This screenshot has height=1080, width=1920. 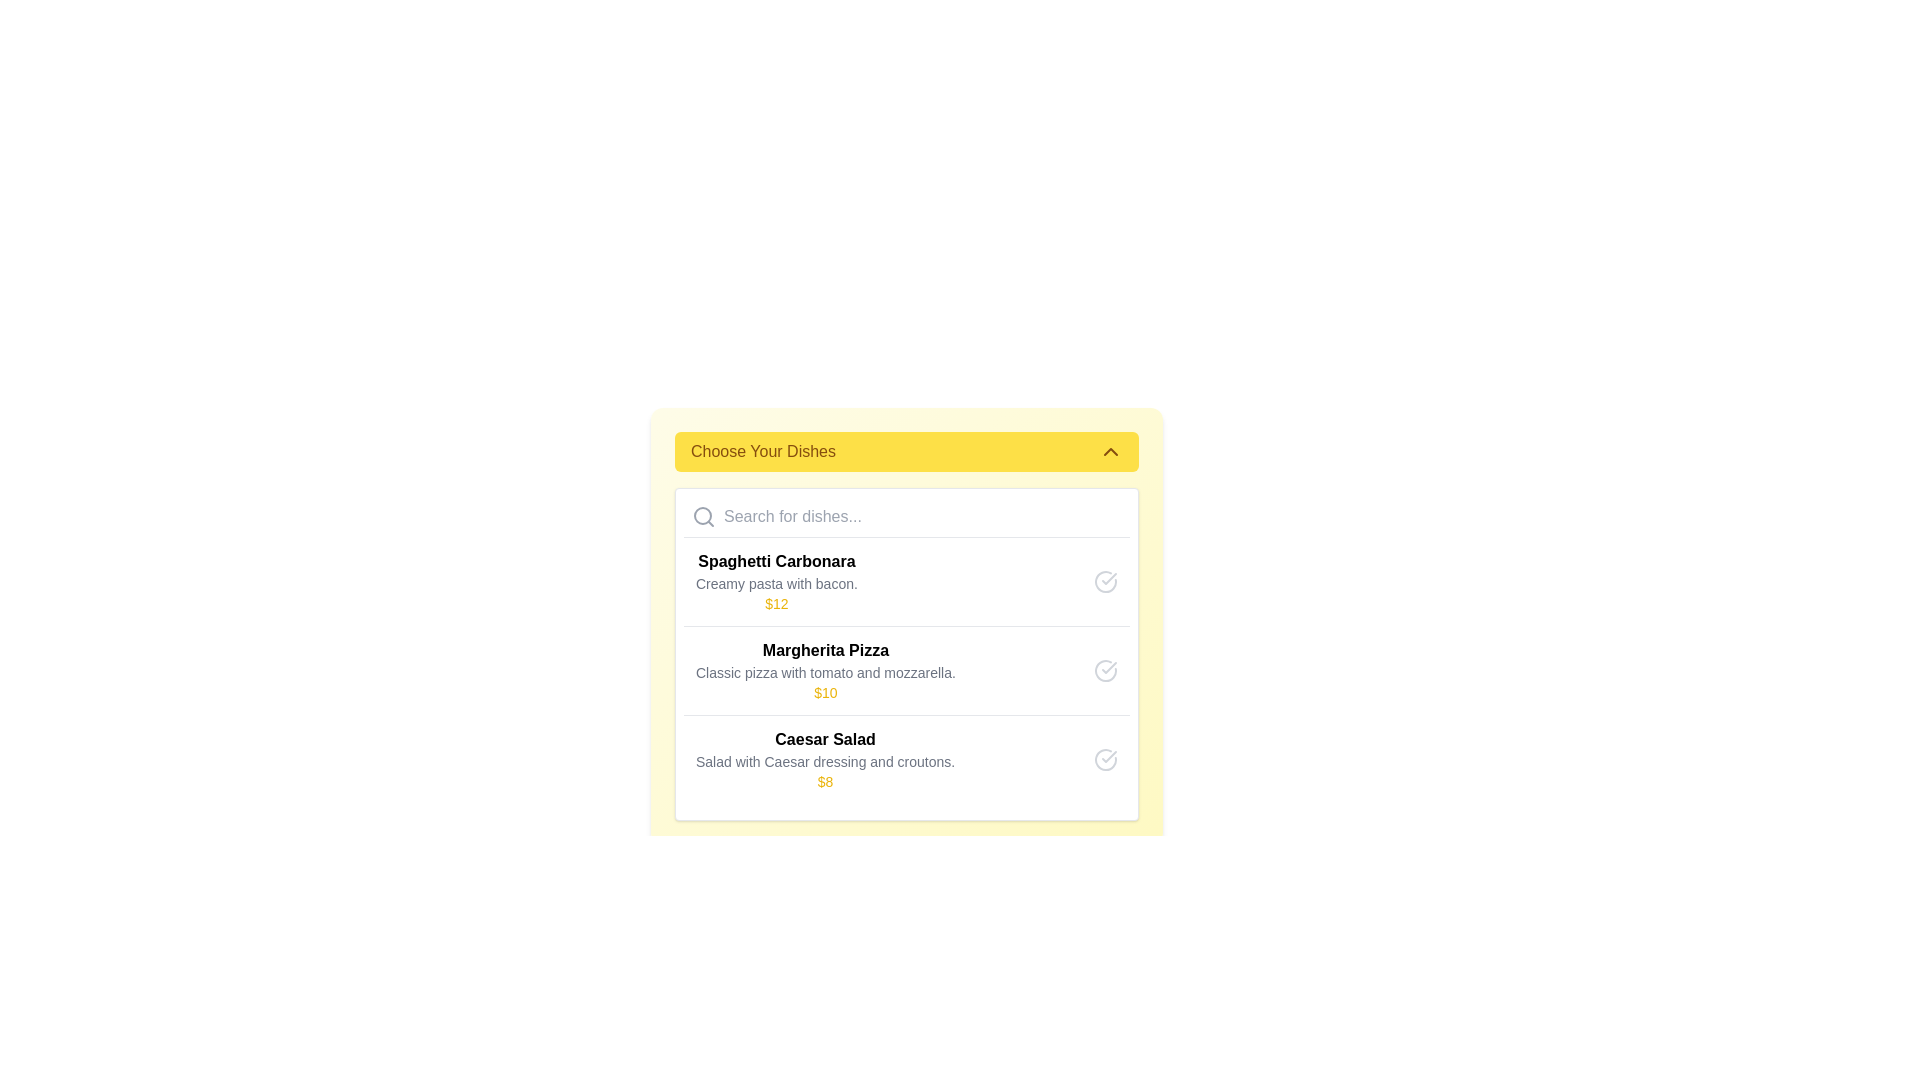 What do you see at coordinates (1109, 451) in the screenshot?
I see `the chevron icon representing the dropdown toggle located at the end of the 'Choose Your Dishes' header bar` at bounding box center [1109, 451].